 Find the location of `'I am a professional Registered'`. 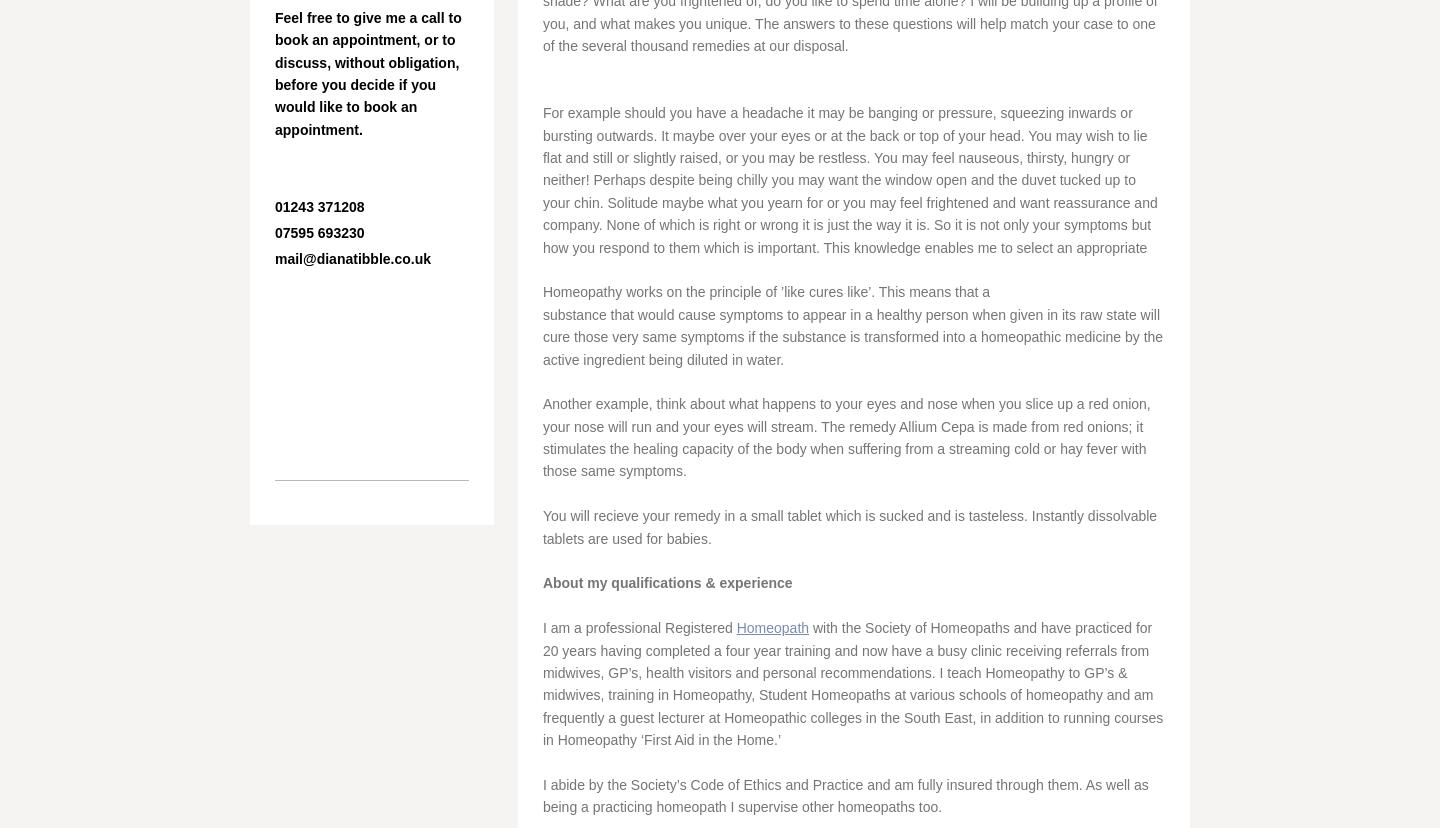

'I am a professional Registered' is located at coordinates (637, 628).